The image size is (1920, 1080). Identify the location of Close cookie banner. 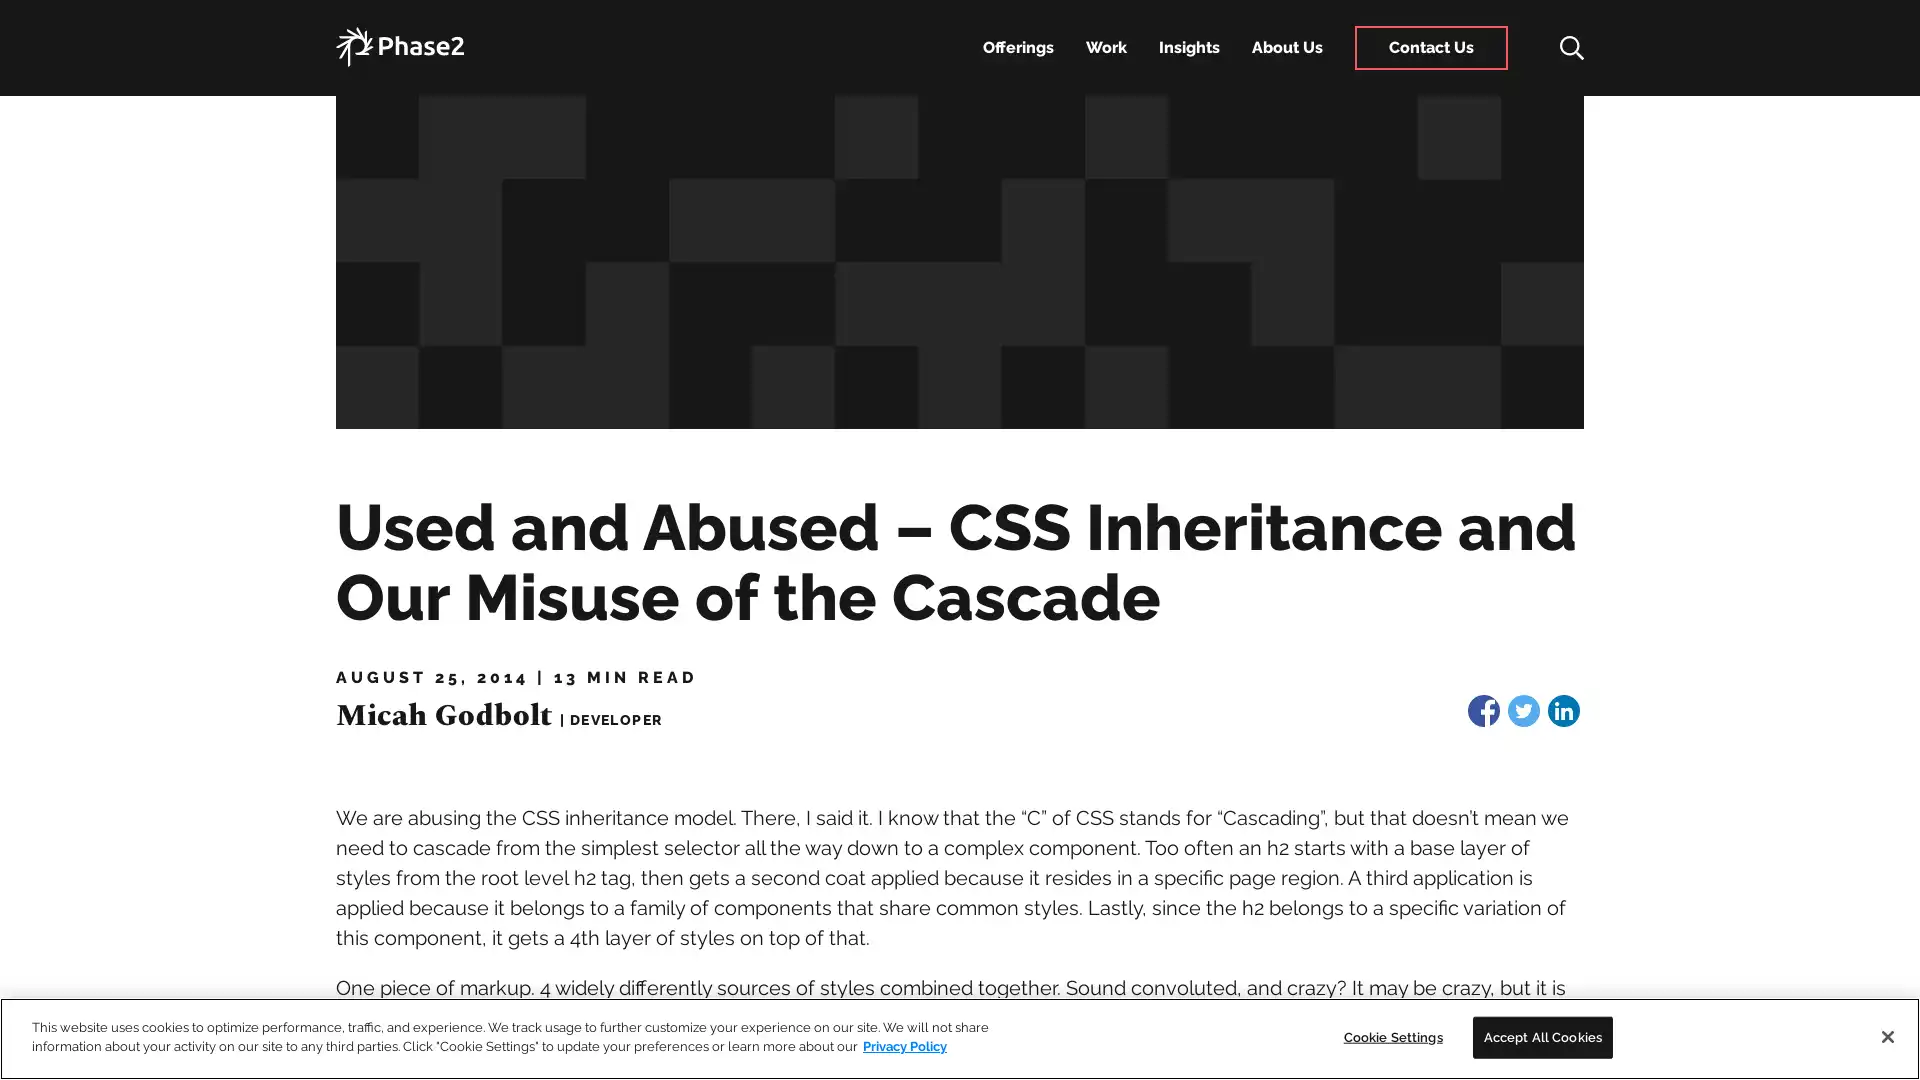
(1886, 1035).